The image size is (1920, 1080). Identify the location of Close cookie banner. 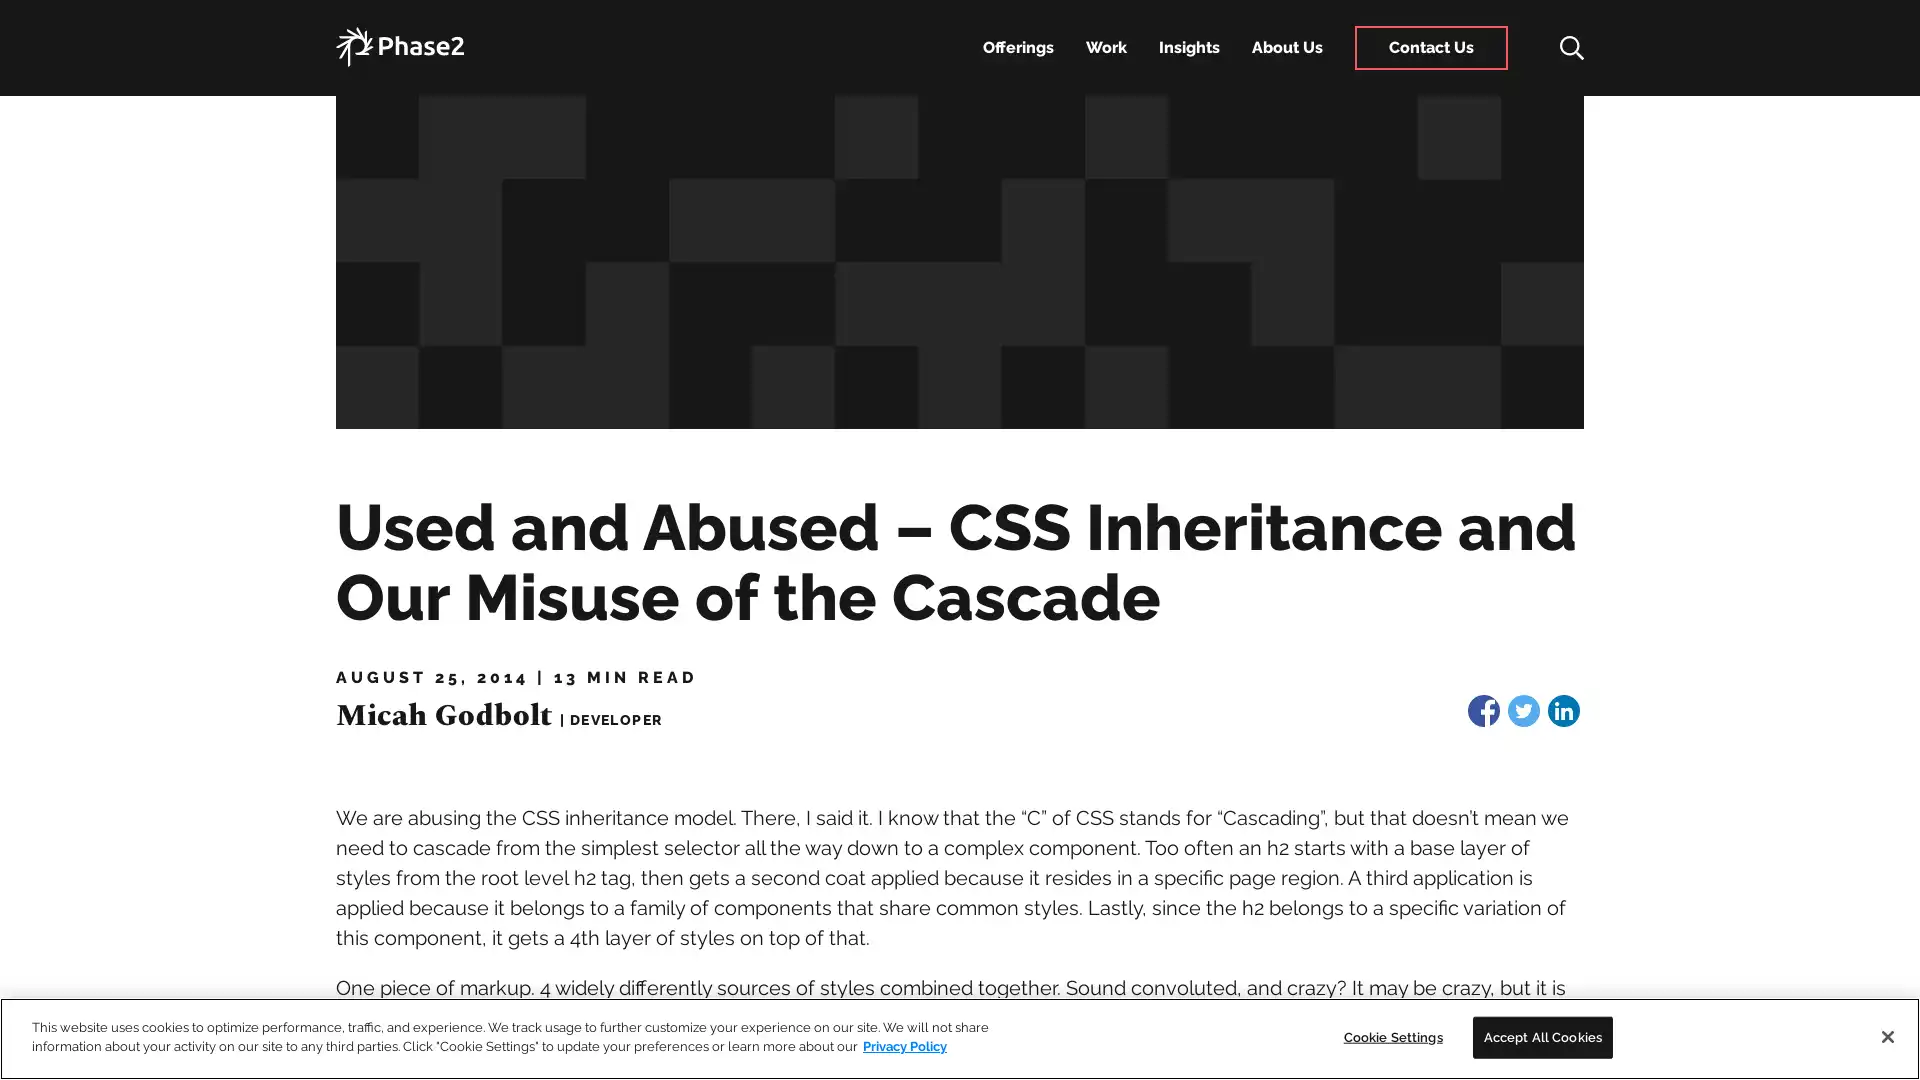
(1886, 1035).